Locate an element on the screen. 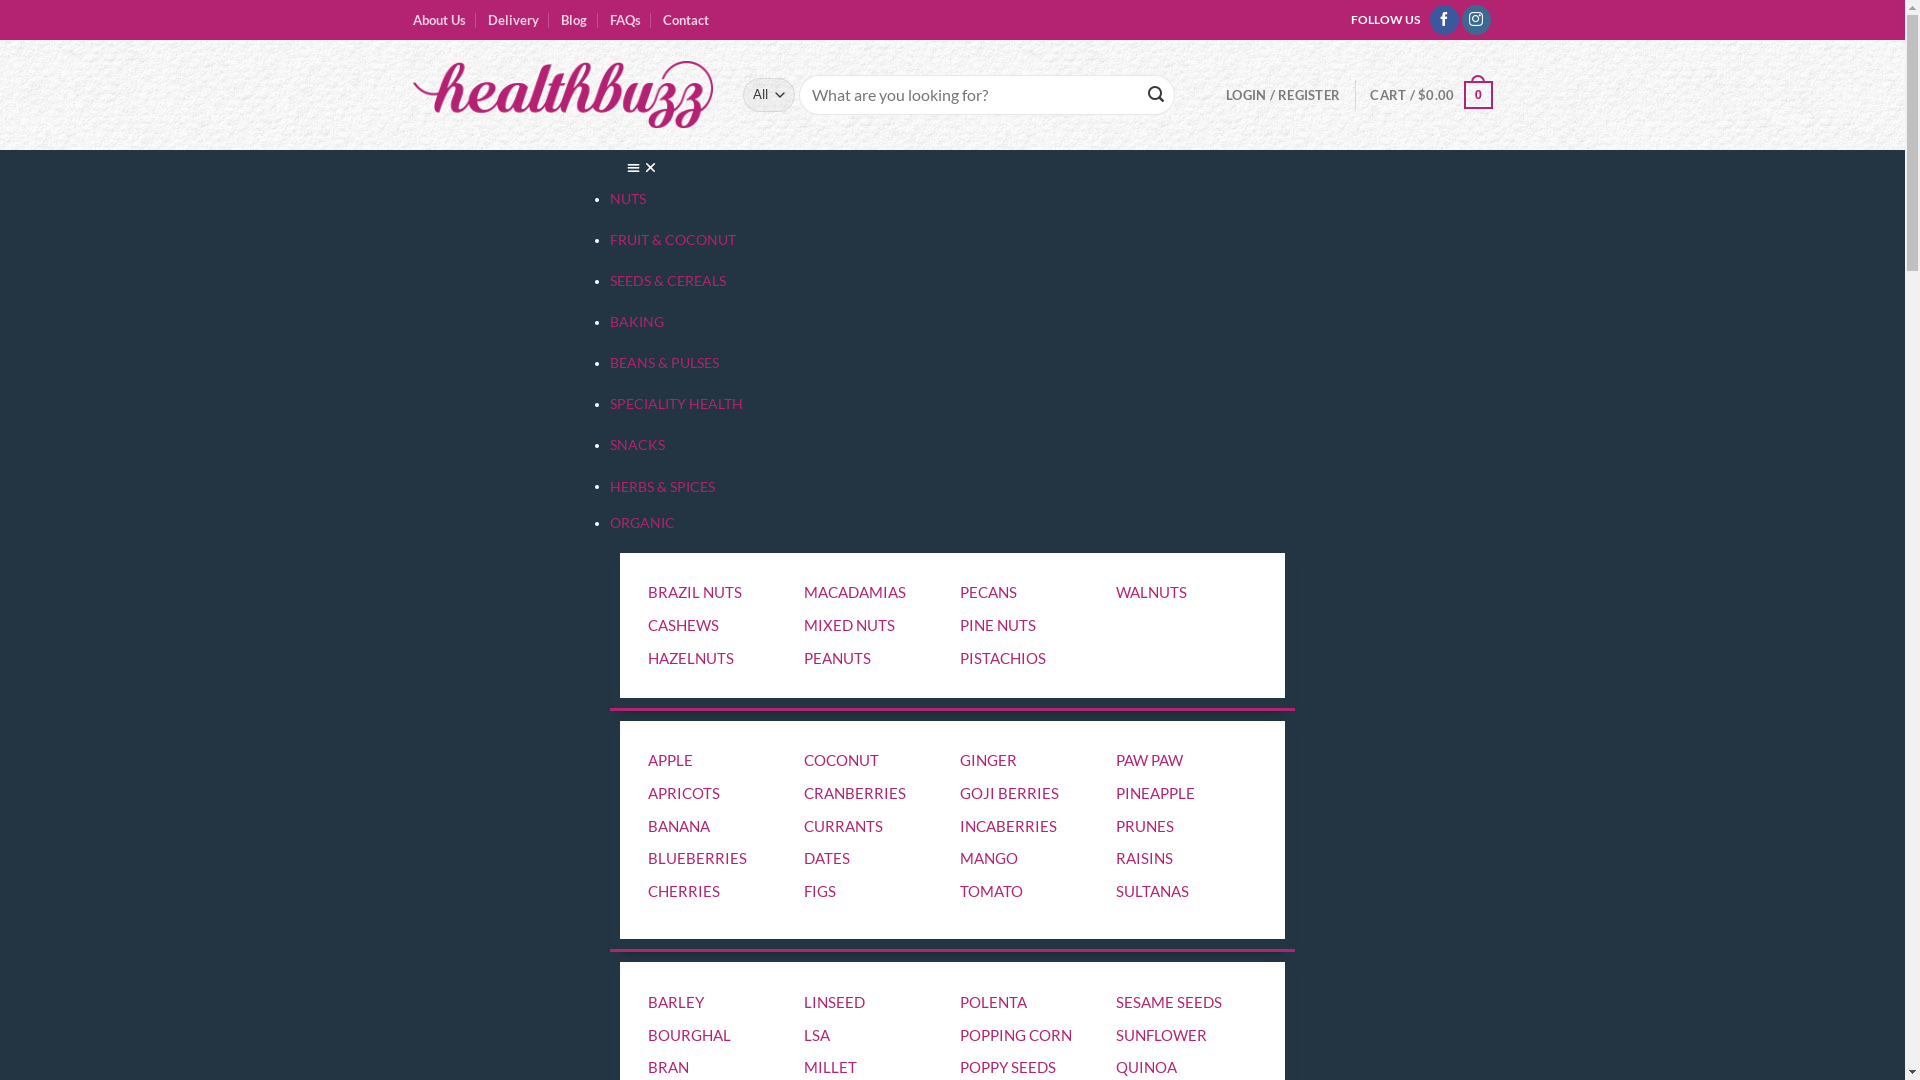  'APPLE' is located at coordinates (648, 759).